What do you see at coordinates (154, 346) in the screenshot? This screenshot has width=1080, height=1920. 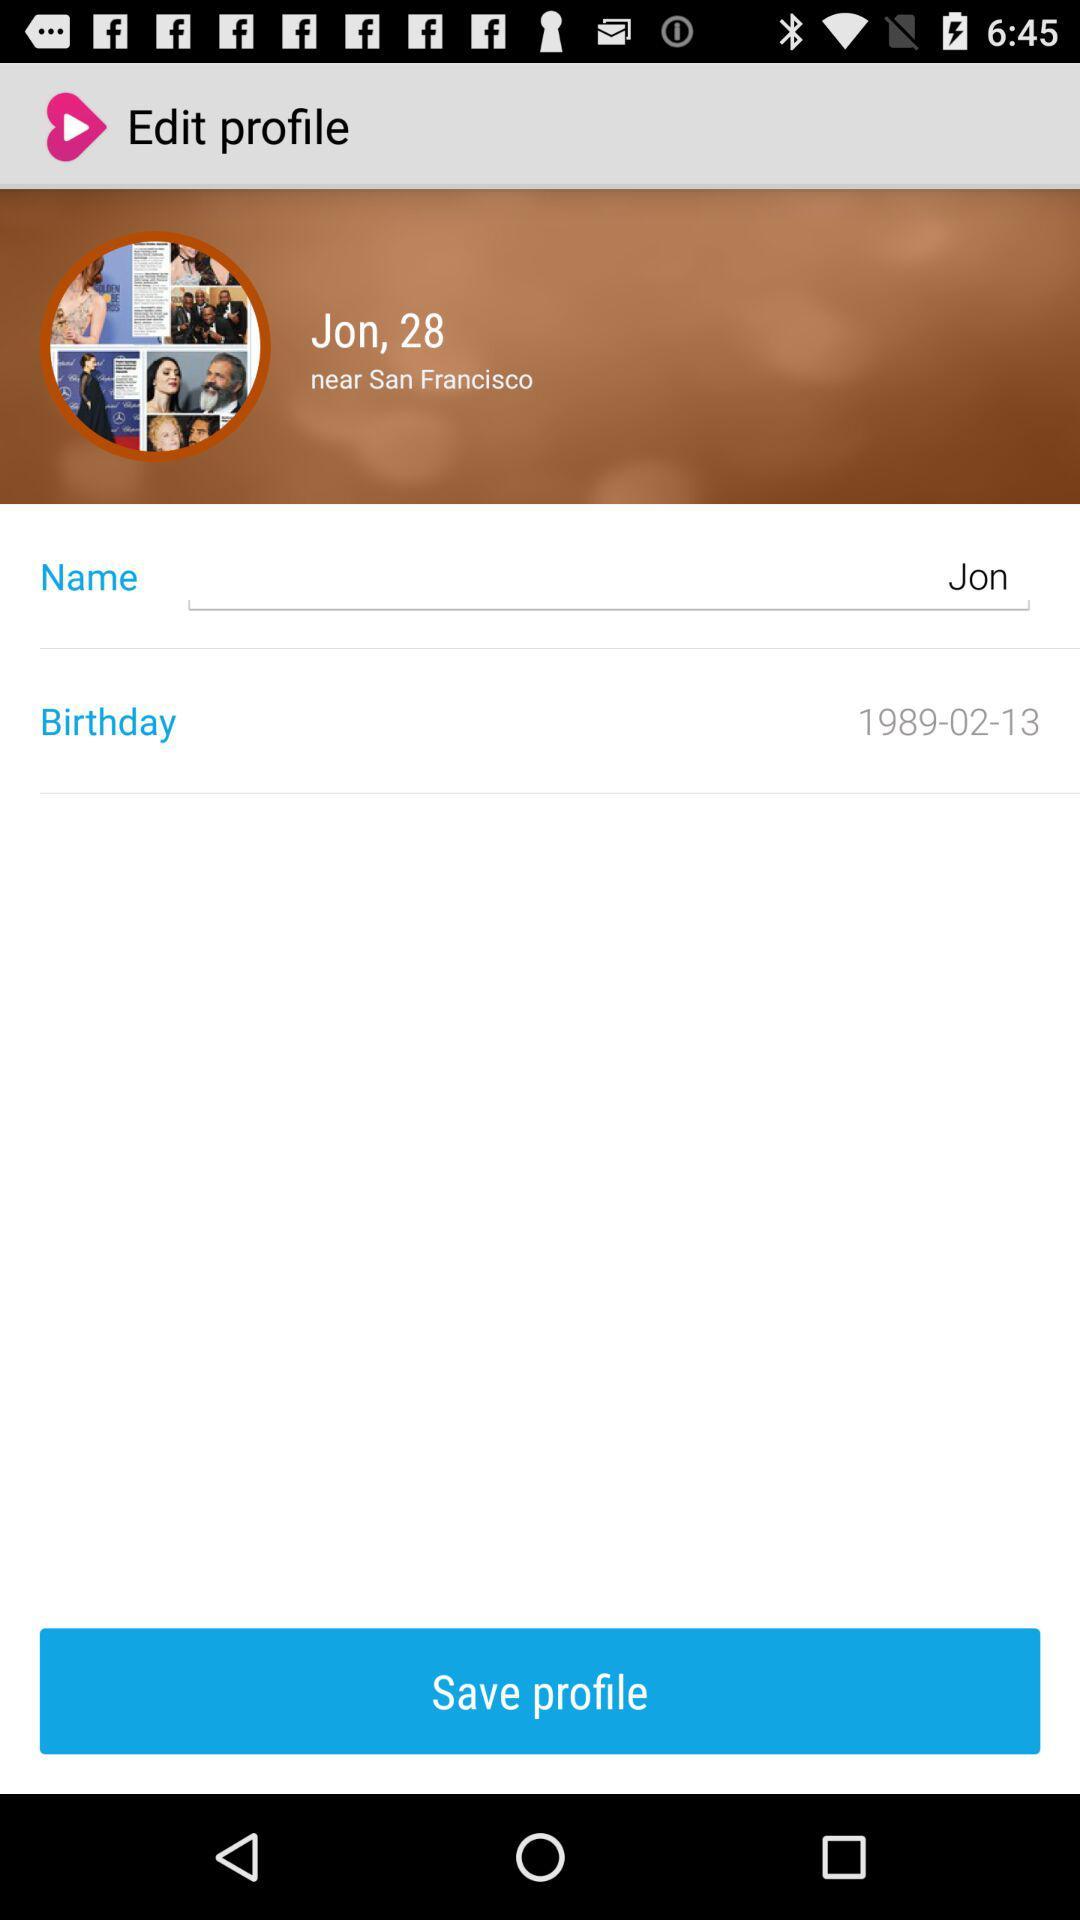 I see `see profile picture` at bounding box center [154, 346].